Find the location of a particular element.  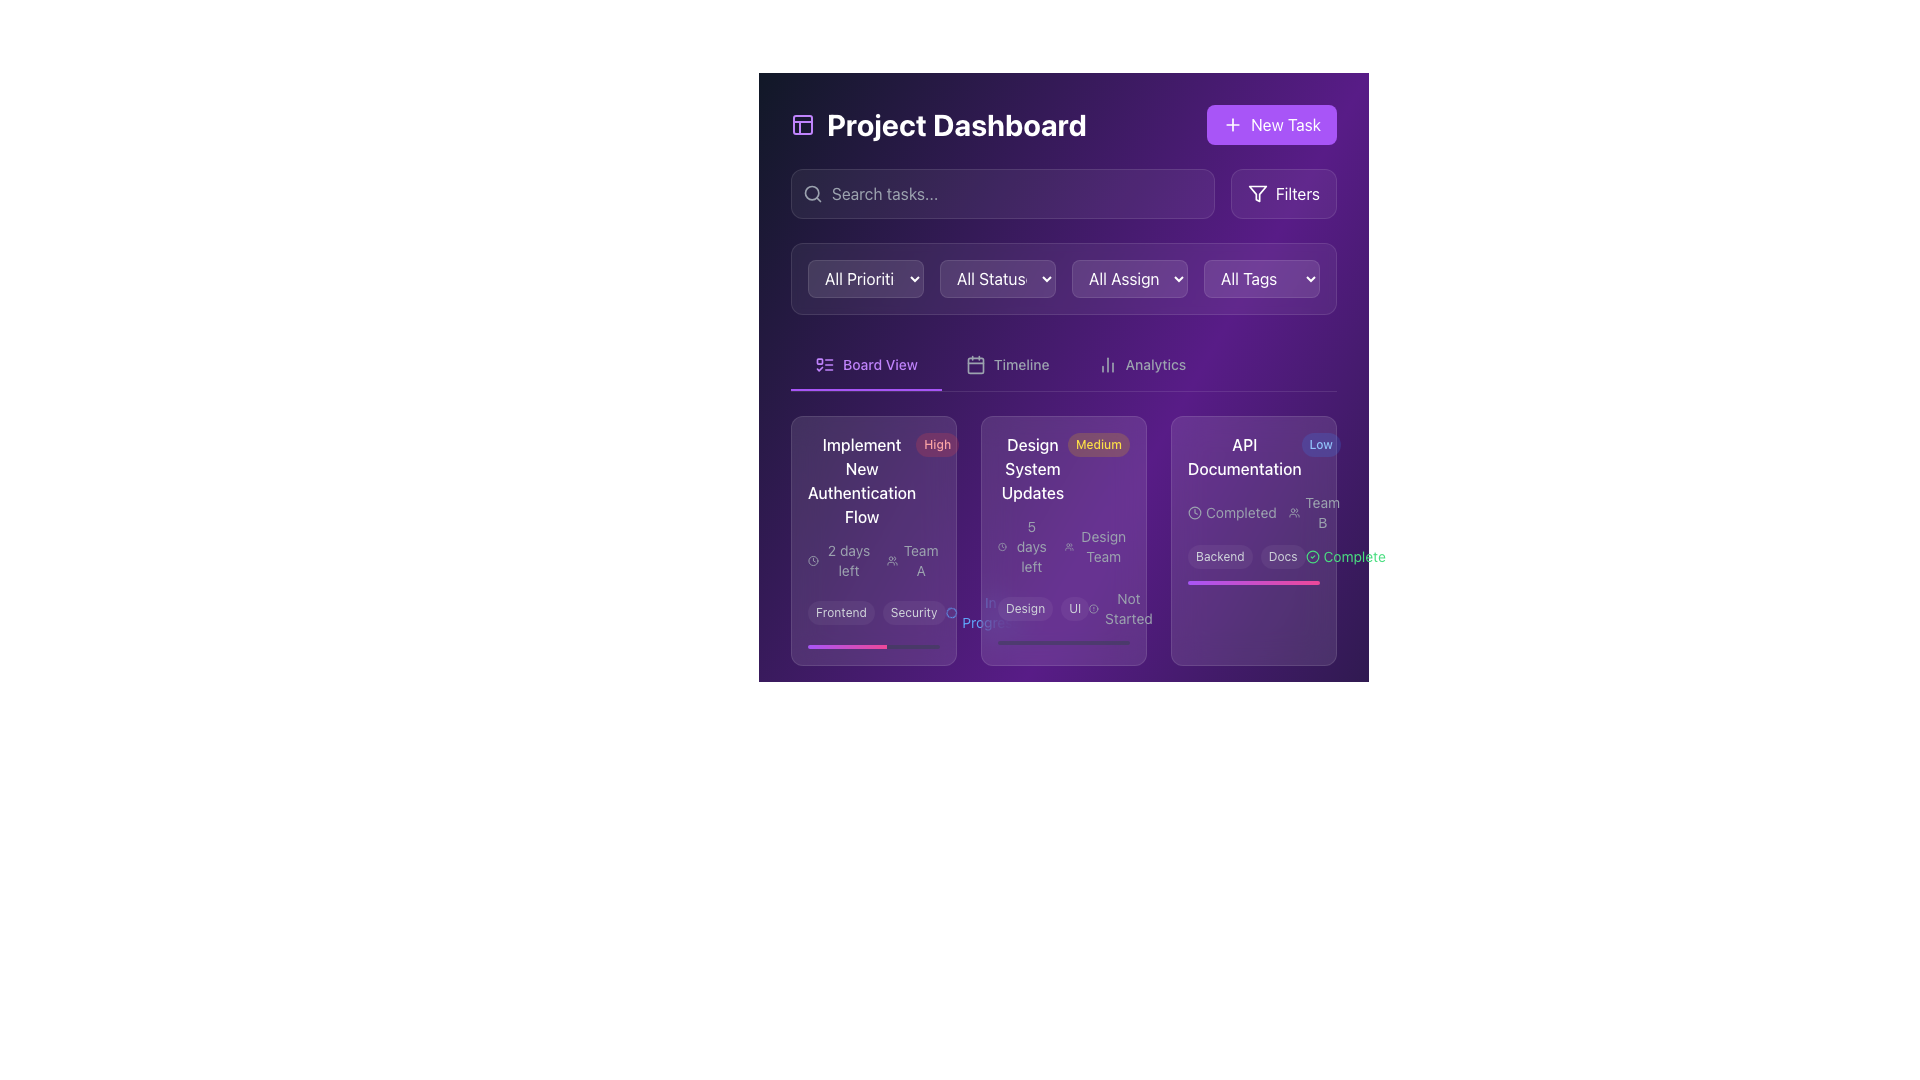

the Label badge indicating the priority level of the task in the 'Design System Updates' card, located at the top right corner next to the card title is located at coordinates (1098, 443).